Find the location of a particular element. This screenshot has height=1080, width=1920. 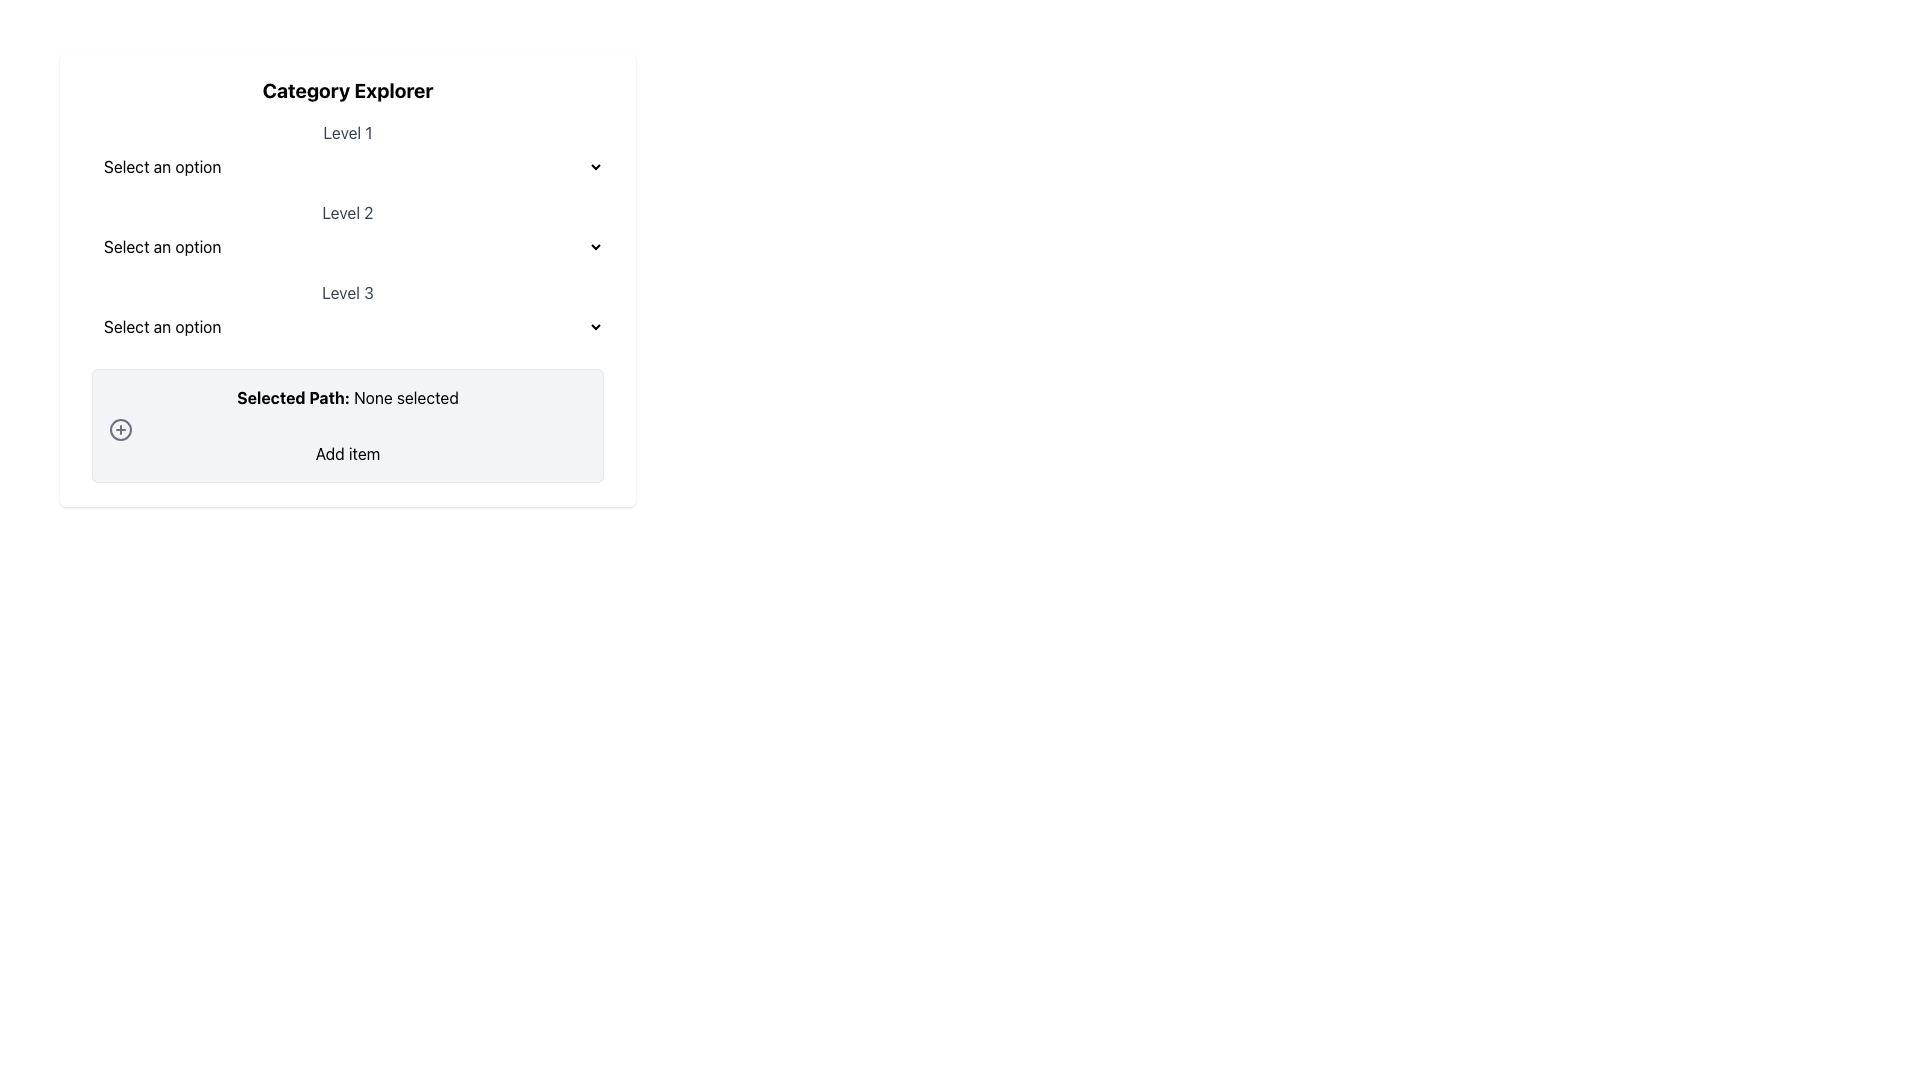

the static text label that serves as a label for the associated dropdown menu at Level 3, located below the 'Level 2' section in the 'Category Explorer' panel is located at coordinates (347, 293).